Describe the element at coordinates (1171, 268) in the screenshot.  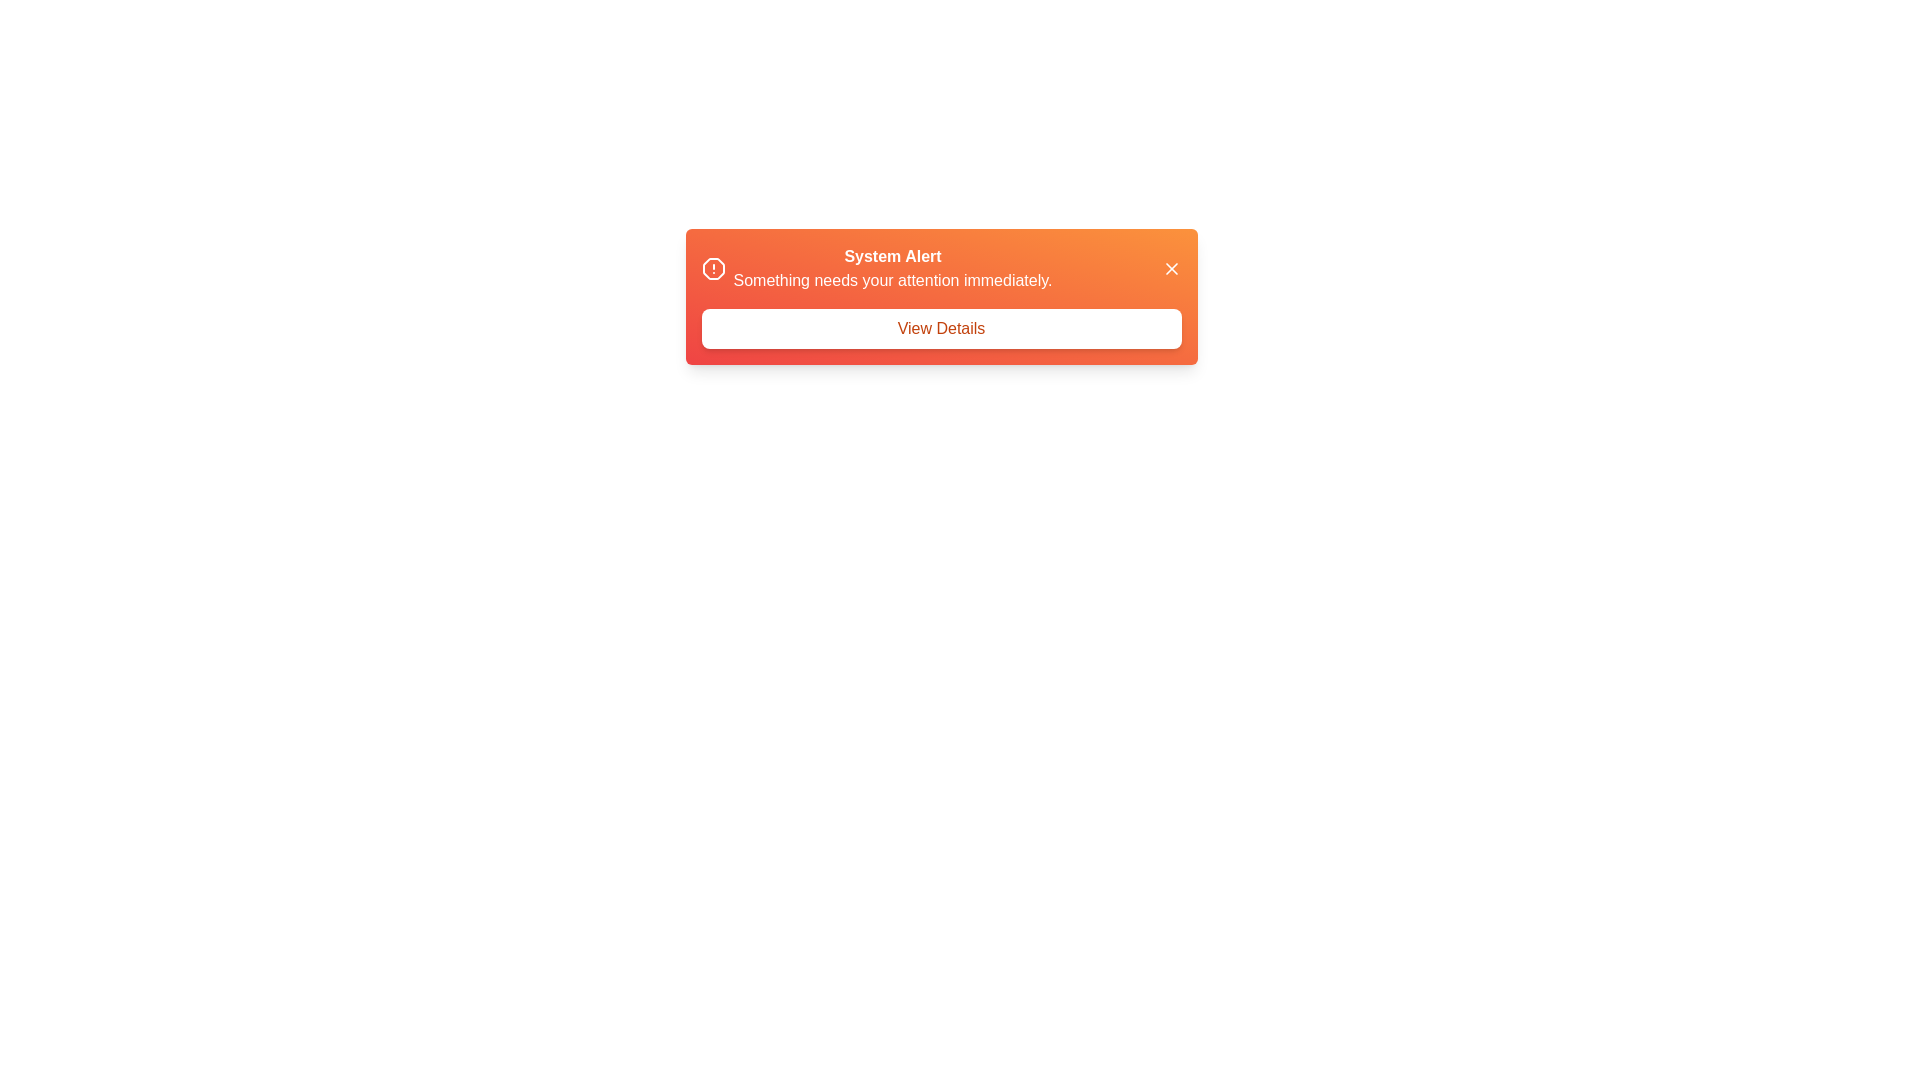
I see `the close icon located in the upper right corner of the notification box` at that location.